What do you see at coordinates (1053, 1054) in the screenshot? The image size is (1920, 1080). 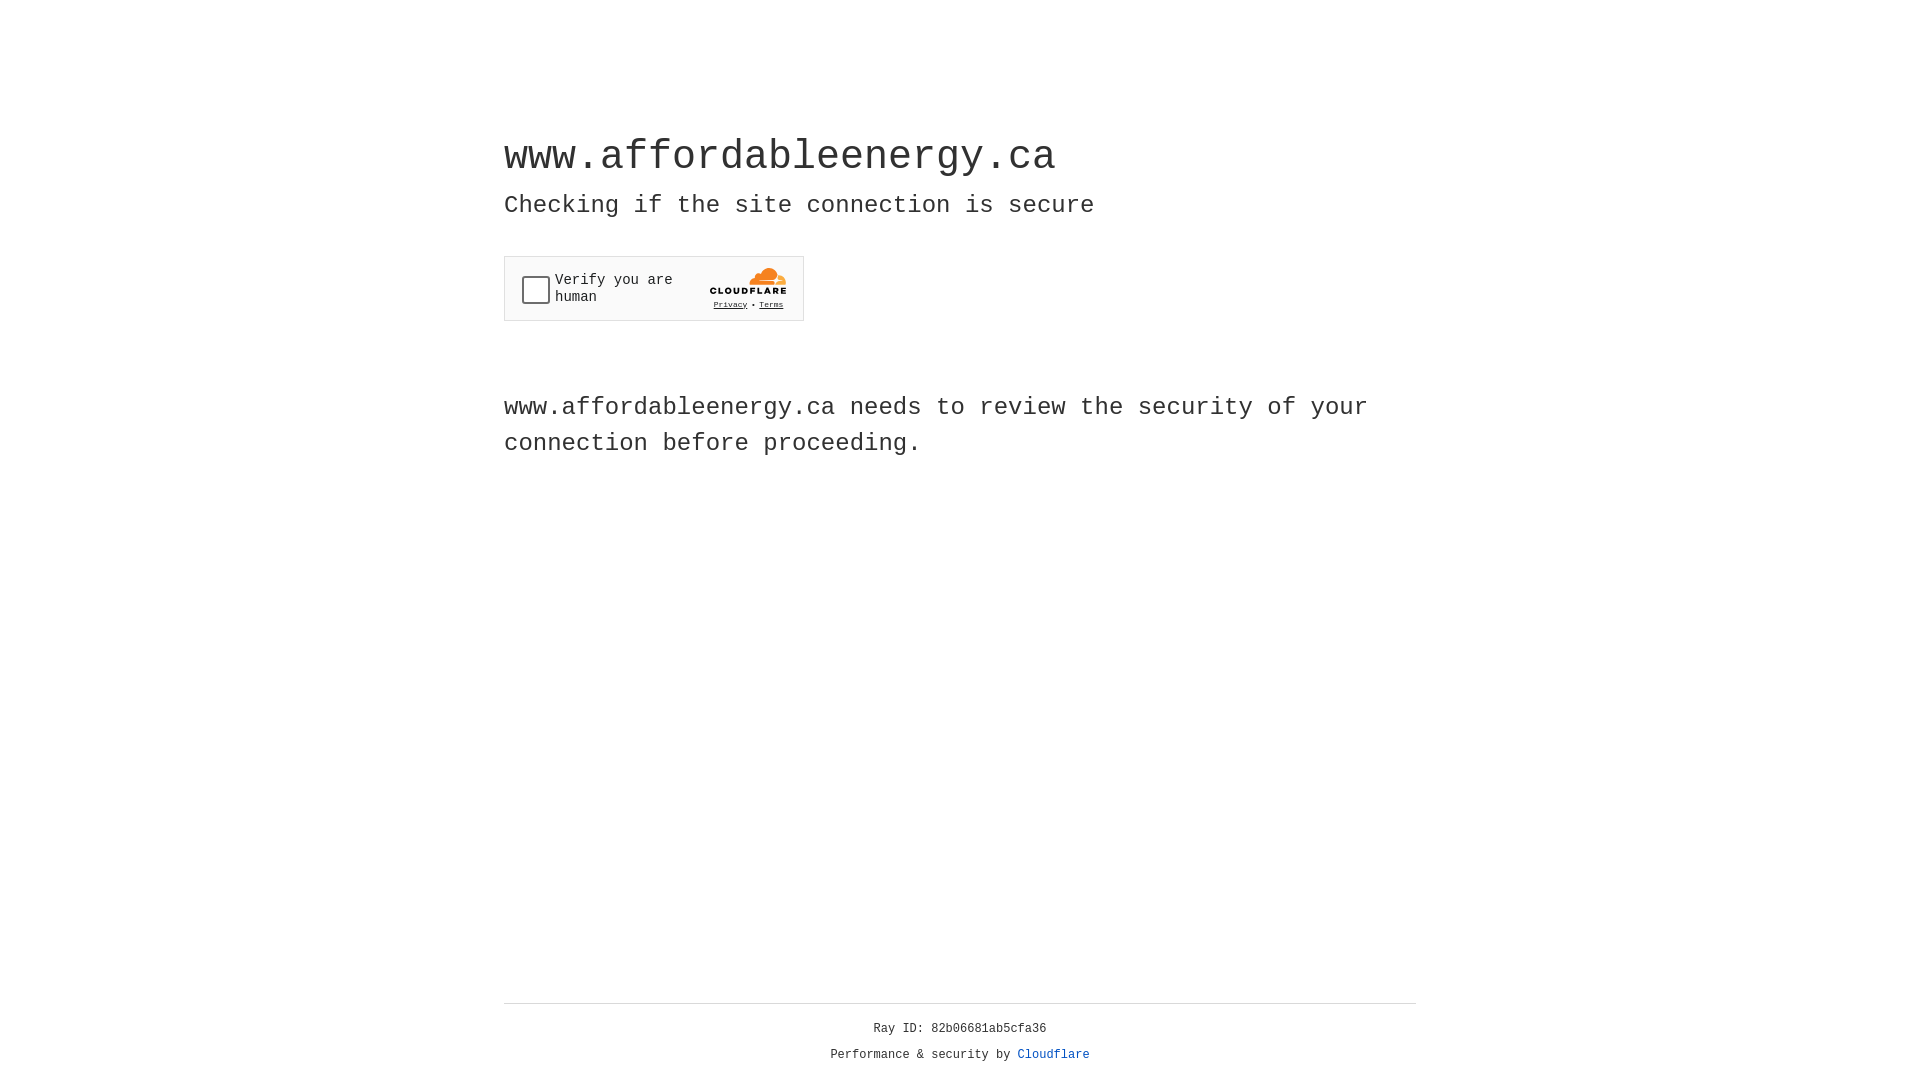 I see `'Cloudflare'` at bounding box center [1053, 1054].